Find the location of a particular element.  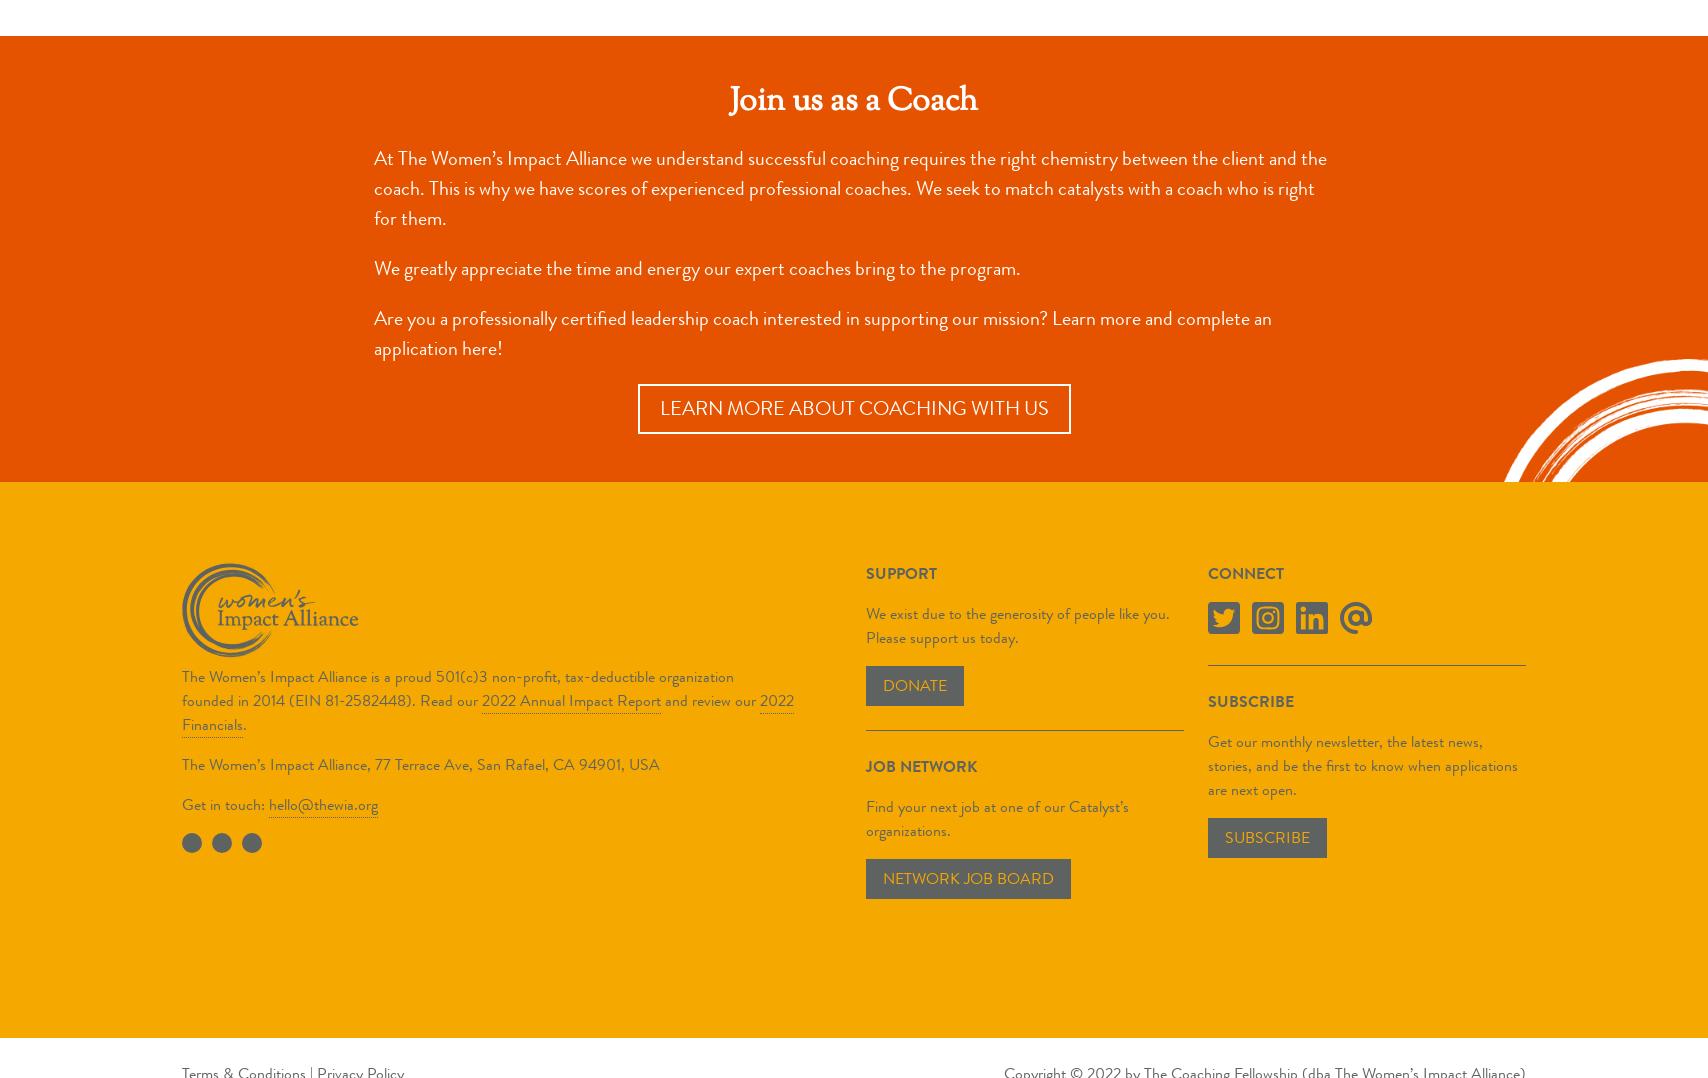

'Learn more and complete an application here!' is located at coordinates (823, 331).